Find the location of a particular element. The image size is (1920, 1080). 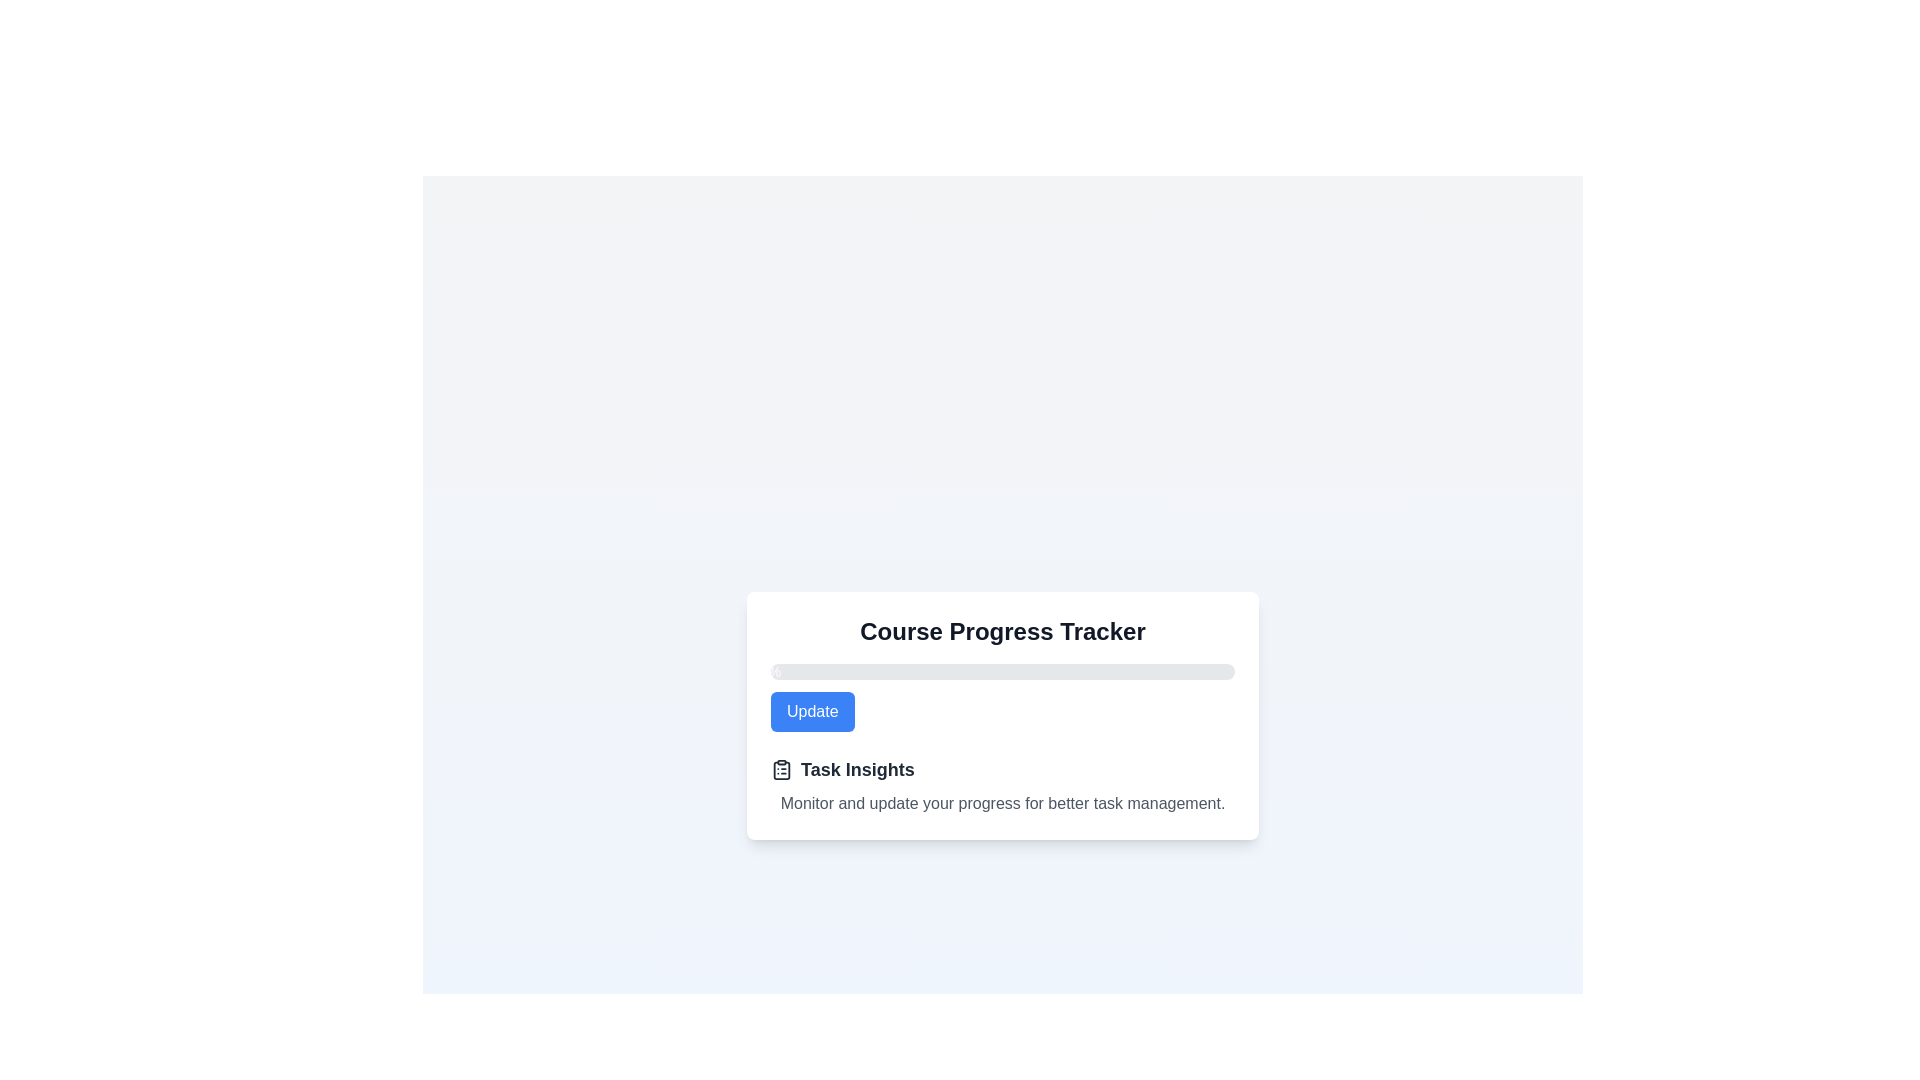

informational section titled 'Task Insights' which provides guidance on monitoring and updating progress for better task management is located at coordinates (1003, 785).